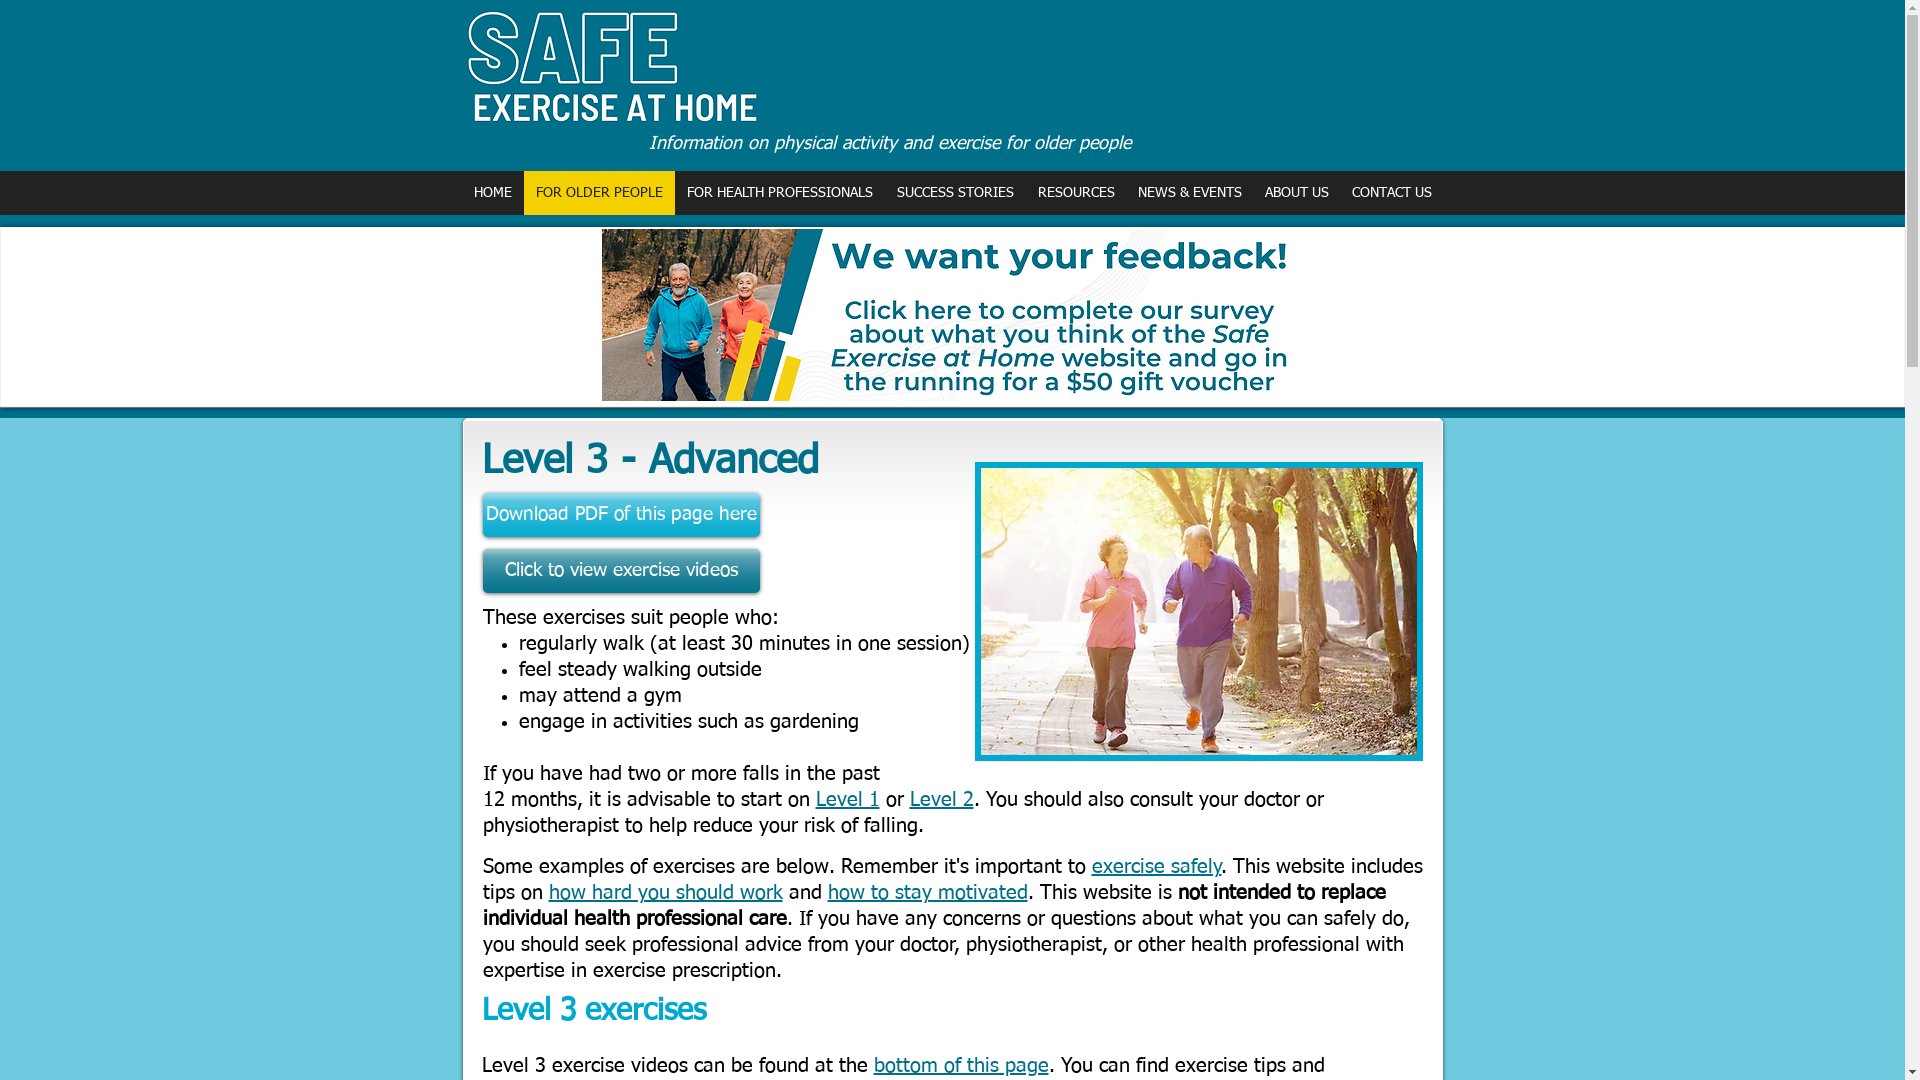  Describe the element at coordinates (492, 192) in the screenshot. I see `'HOME'` at that location.